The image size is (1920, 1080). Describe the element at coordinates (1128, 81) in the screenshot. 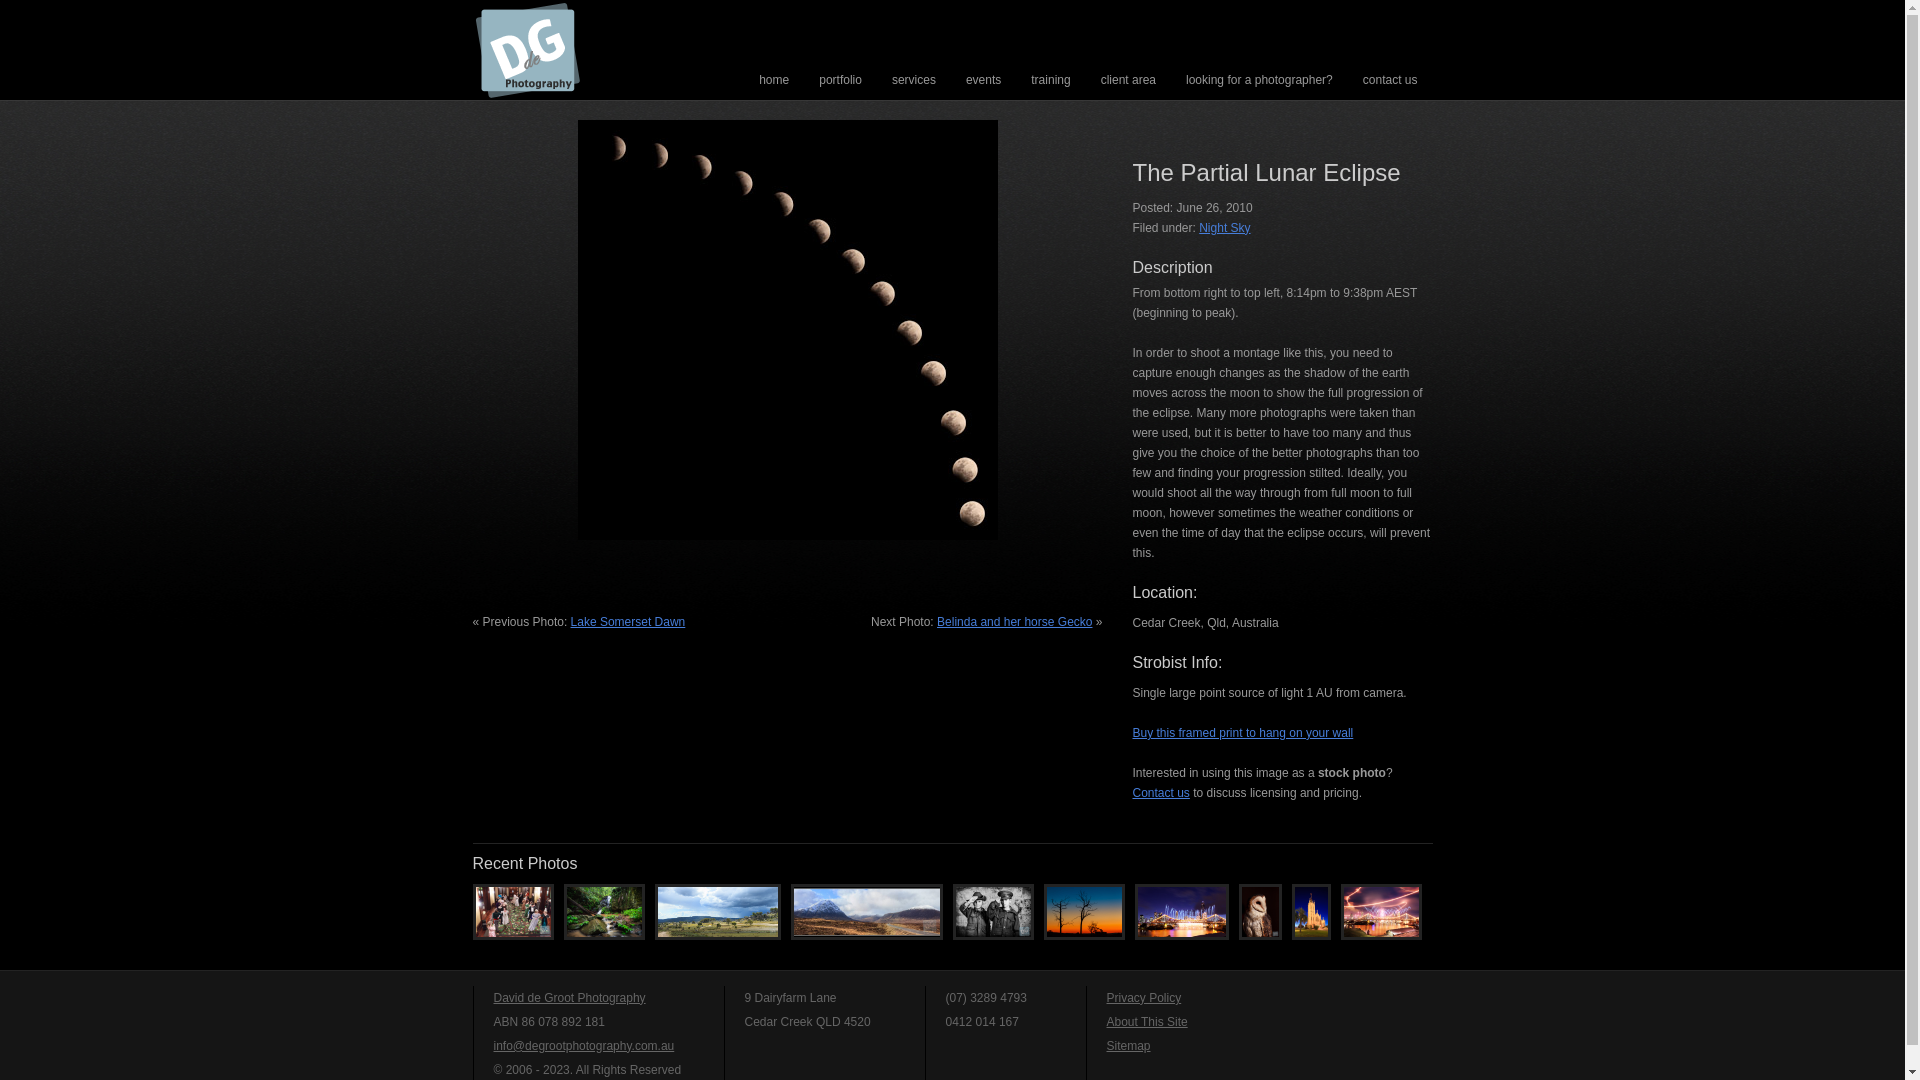

I see `'client area'` at that location.